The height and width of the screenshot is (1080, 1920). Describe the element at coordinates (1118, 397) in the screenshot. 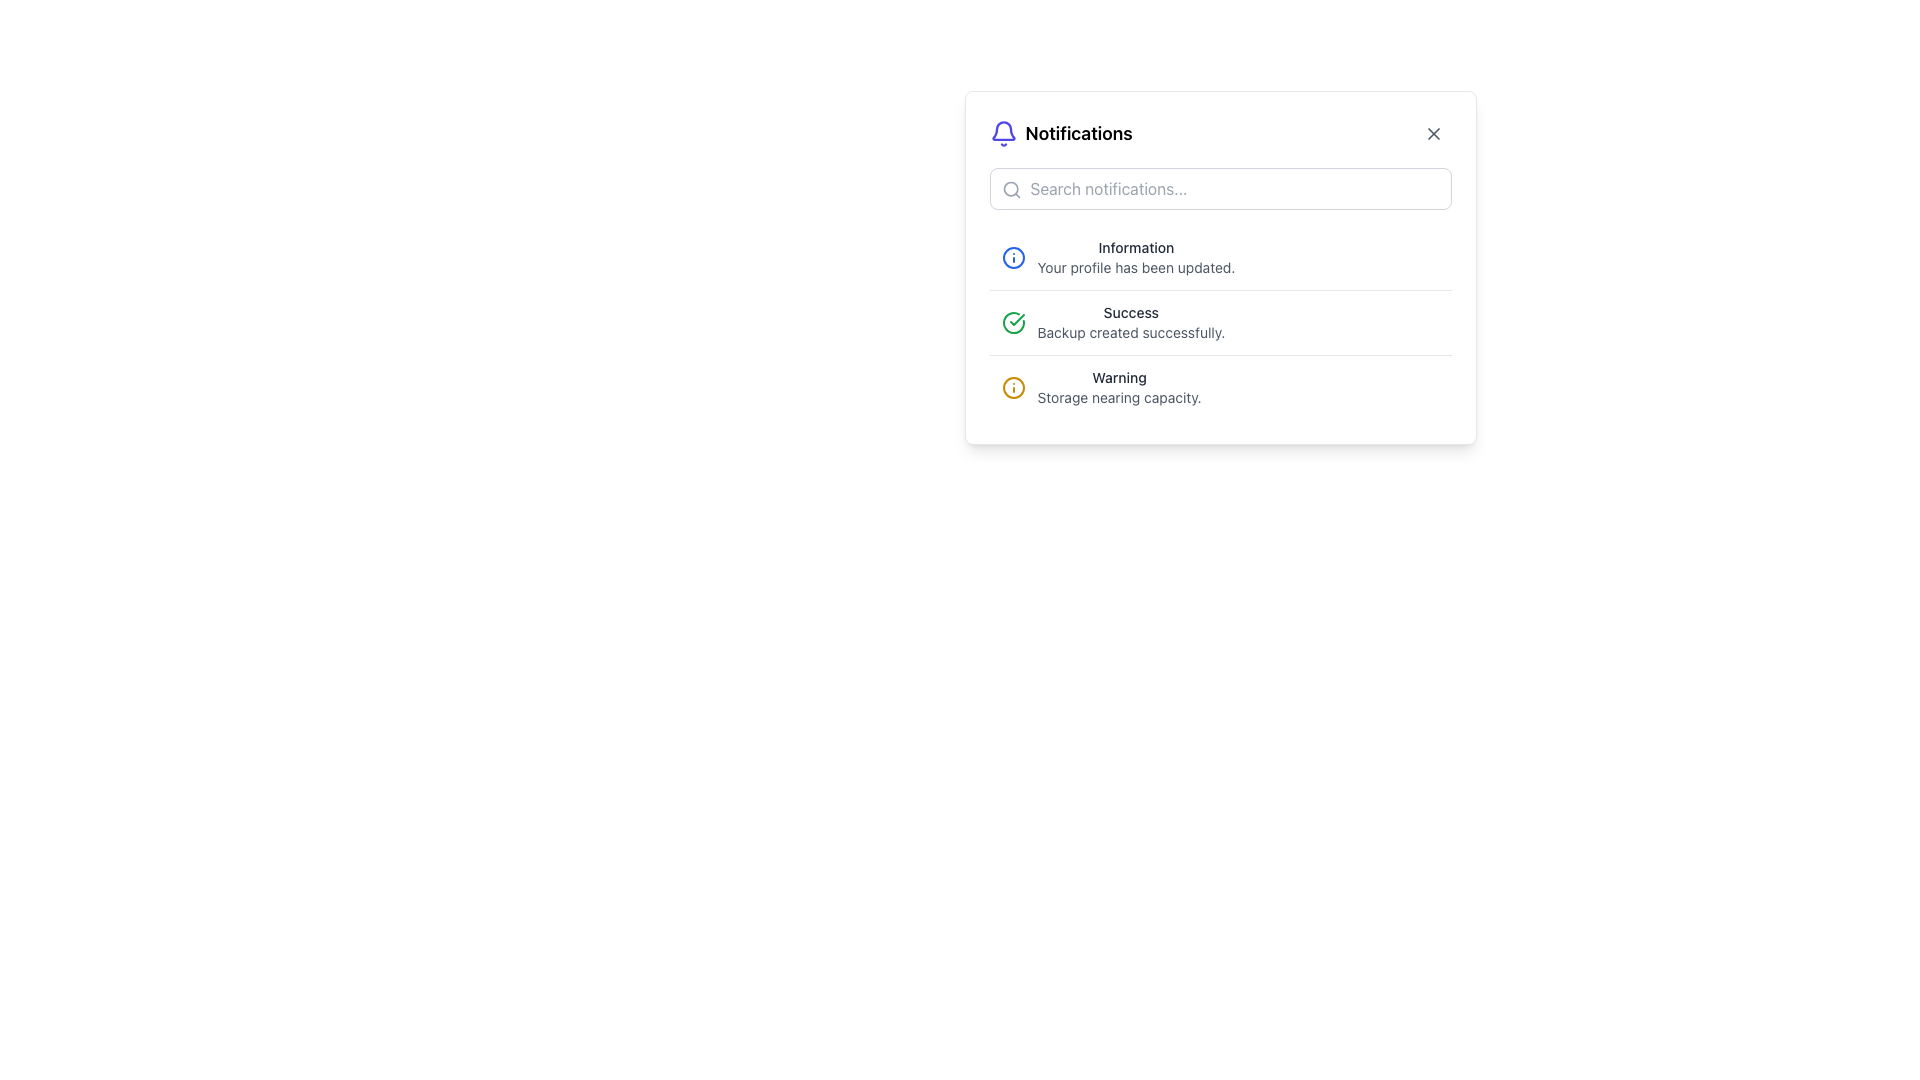

I see `the text label reading 'Storage nearing capacity.' located within the 'Warning' notification card` at that location.